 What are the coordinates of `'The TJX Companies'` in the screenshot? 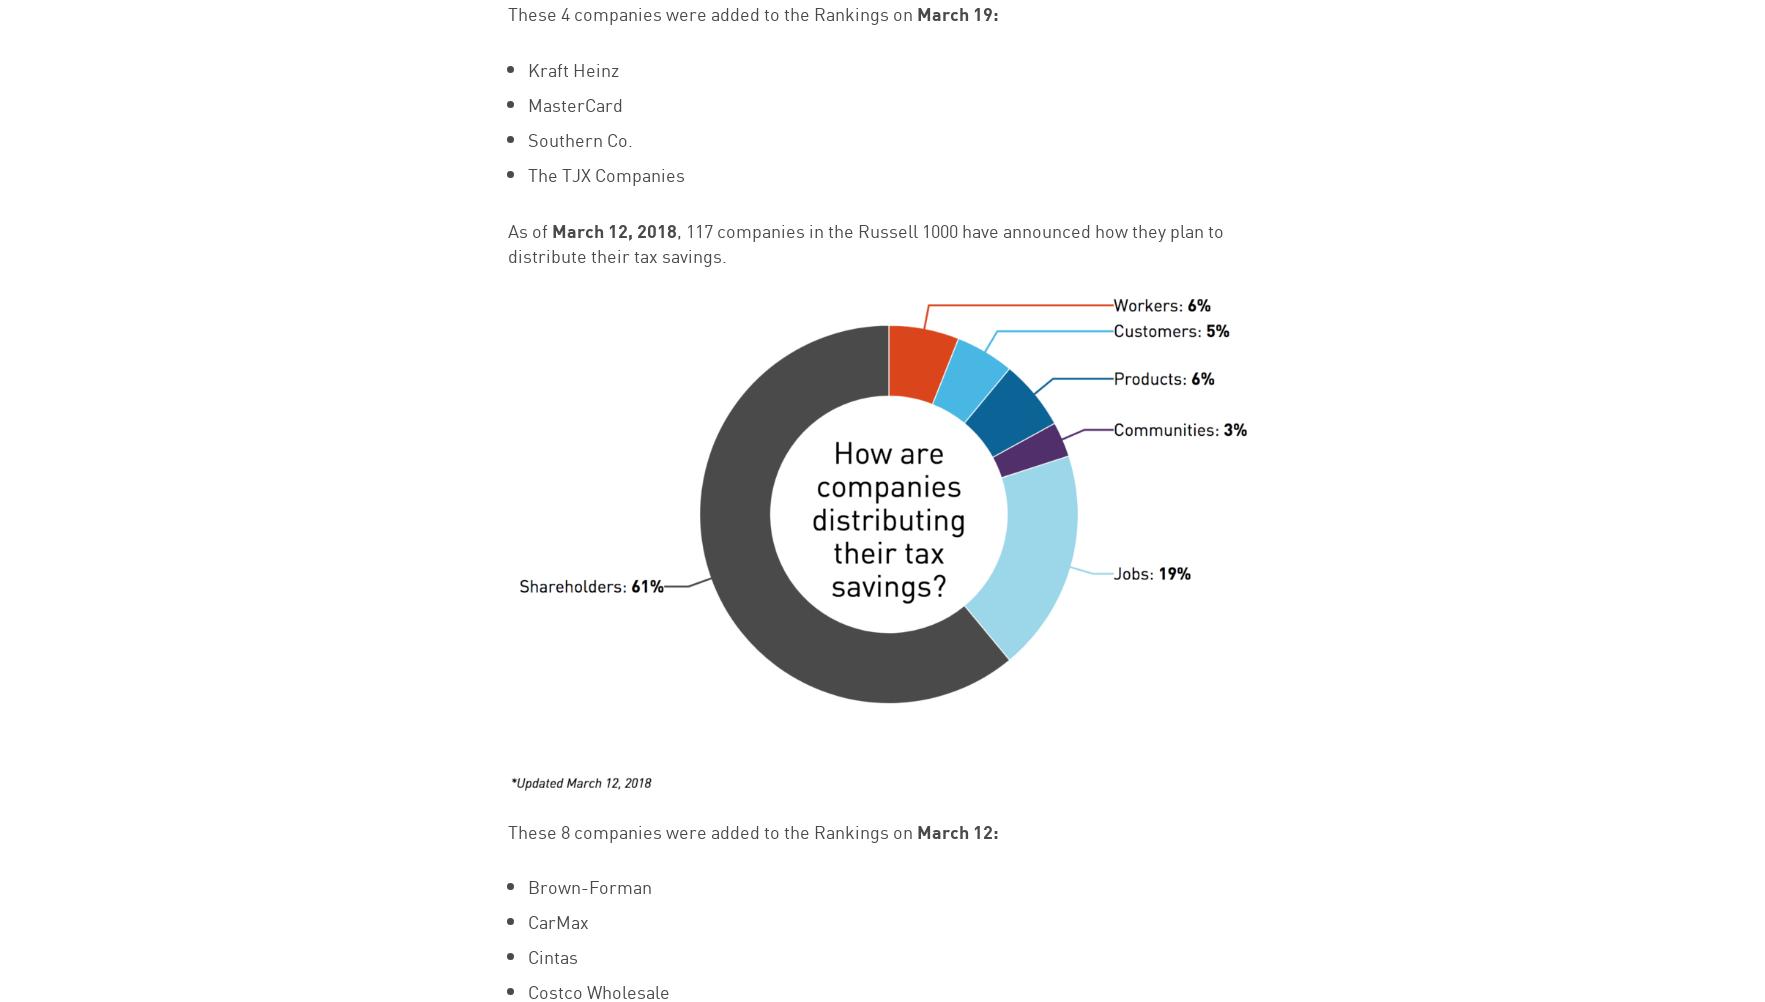 It's located at (604, 174).